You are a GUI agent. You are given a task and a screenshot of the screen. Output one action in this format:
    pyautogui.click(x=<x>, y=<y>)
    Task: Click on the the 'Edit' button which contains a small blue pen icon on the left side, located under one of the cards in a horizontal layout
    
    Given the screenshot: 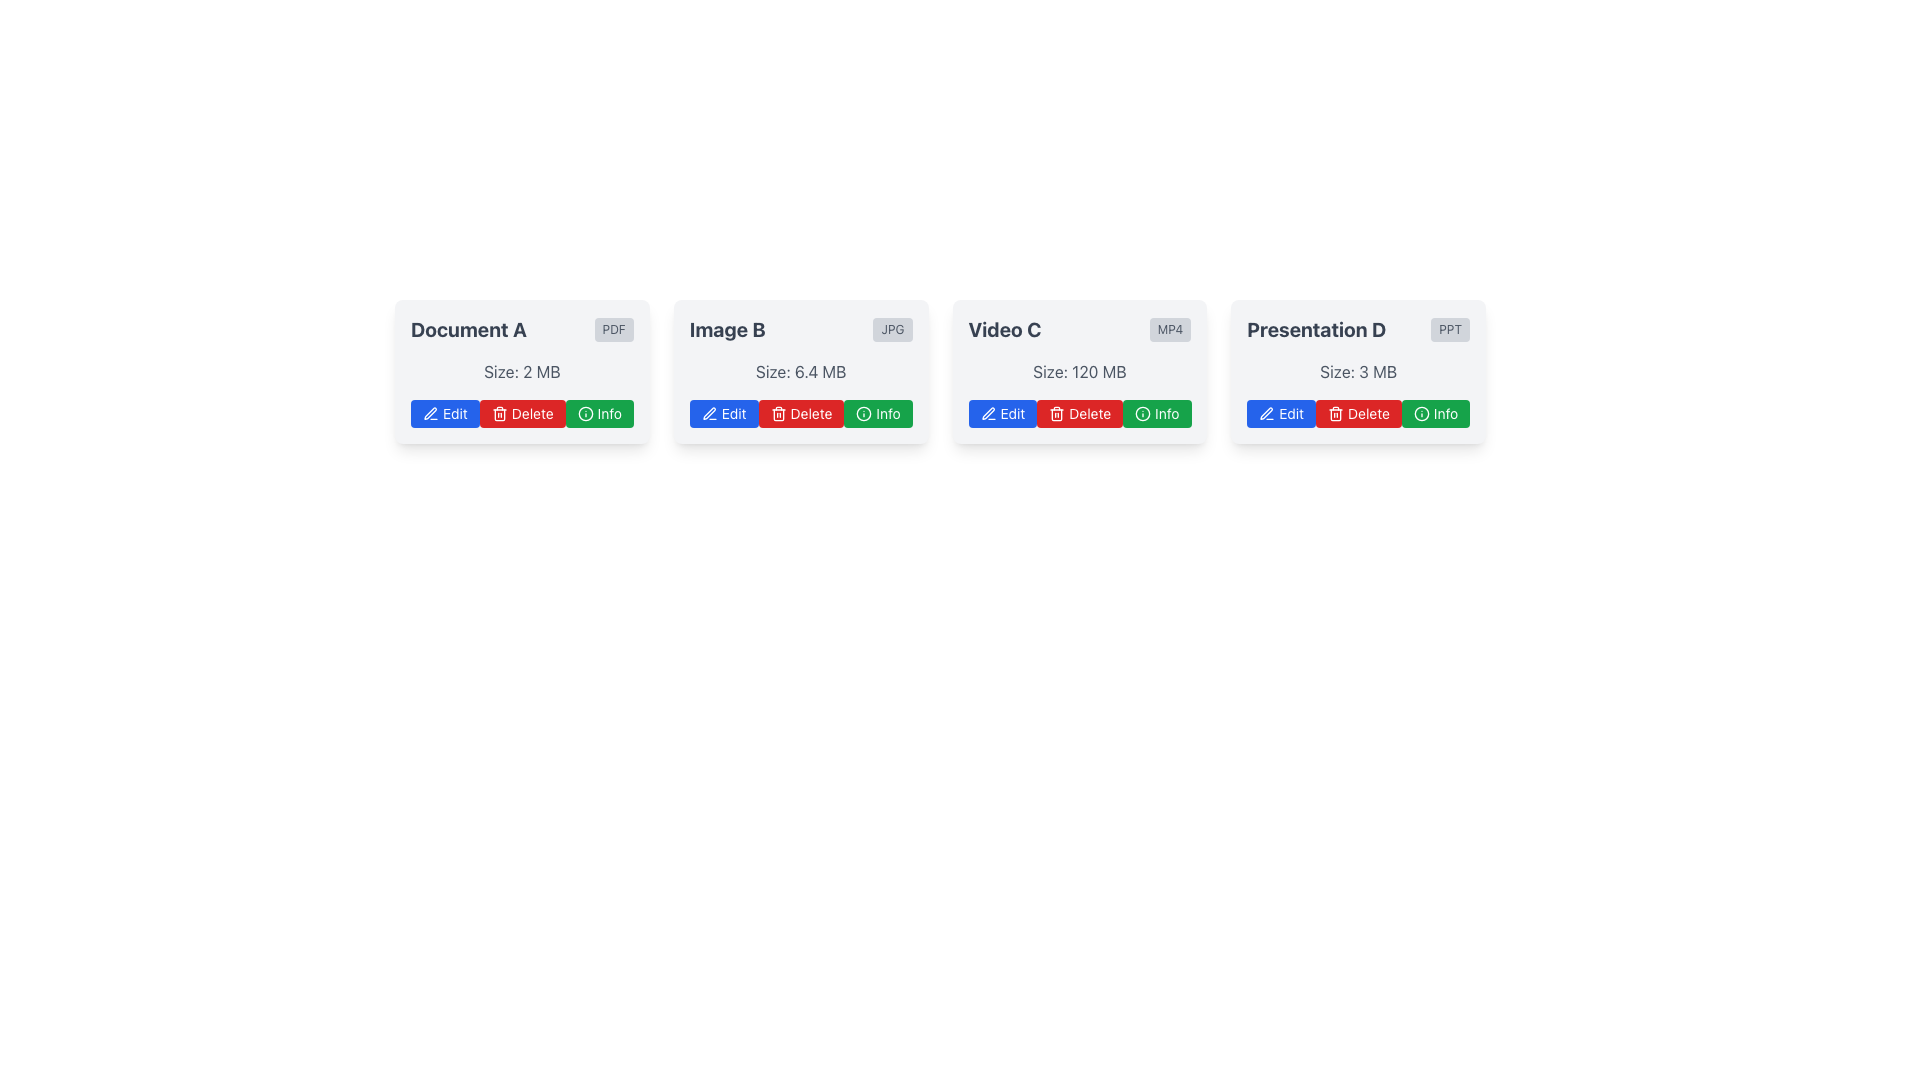 What is the action you would take?
    pyautogui.click(x=1266, y=412)
    